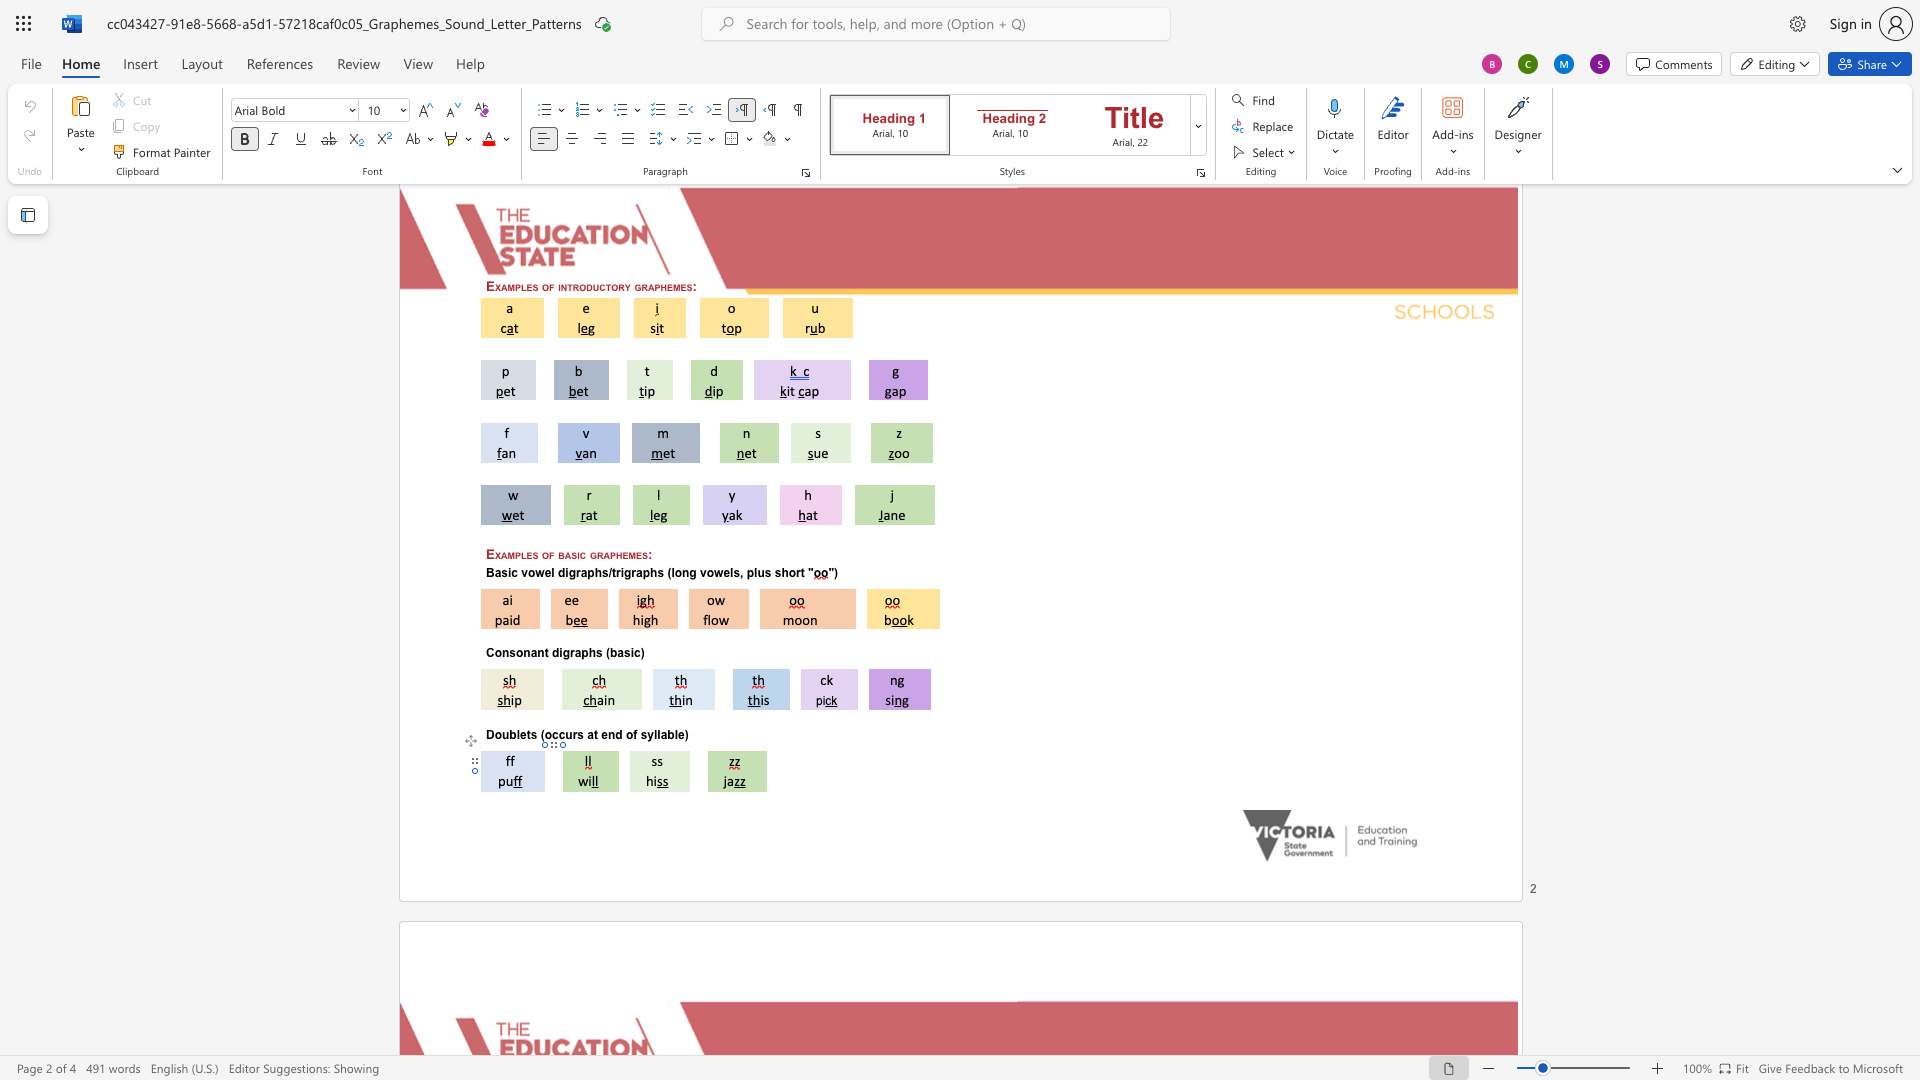  I want to click on the 1th character "g" in the text, so click(565, 653).